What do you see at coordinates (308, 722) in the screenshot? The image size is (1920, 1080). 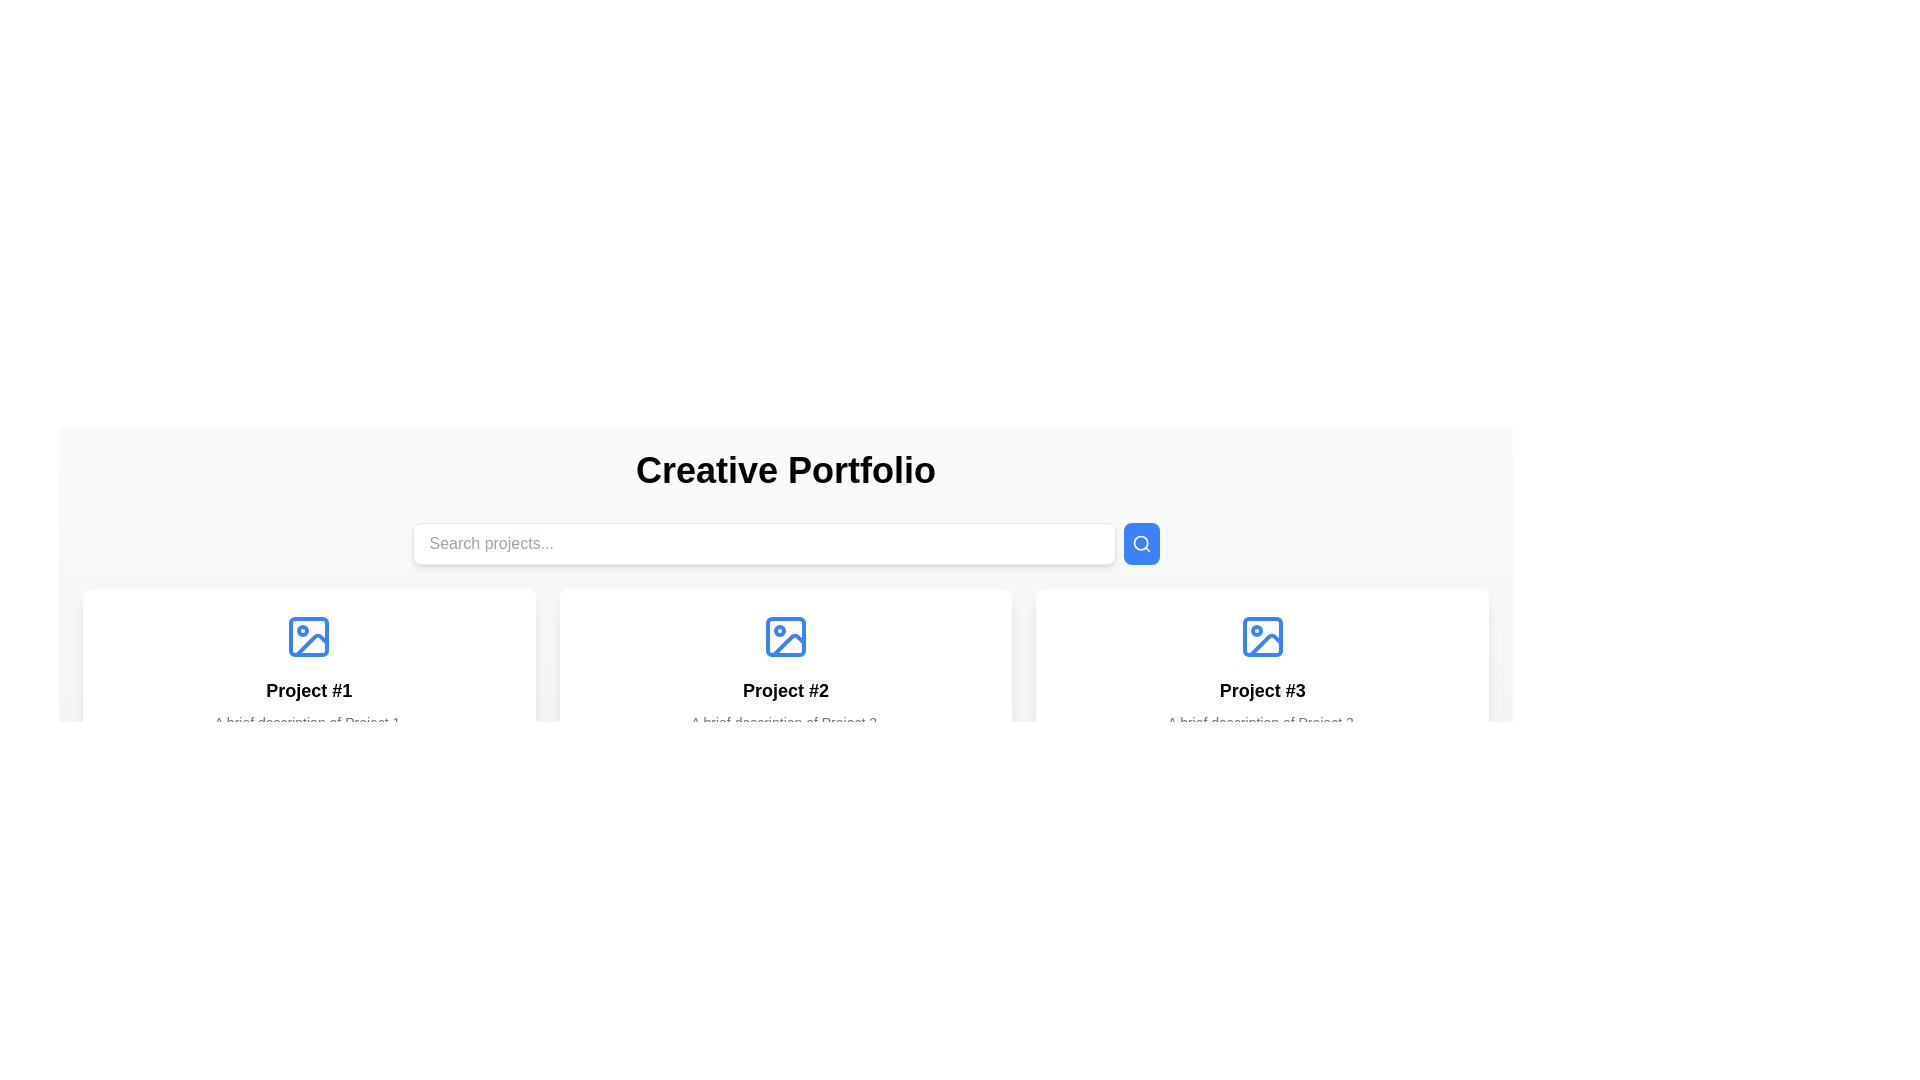 I see `text label providing a summary of 'Project #1', located below the title and above the icons in the project card` at bounding box center [308, 722].